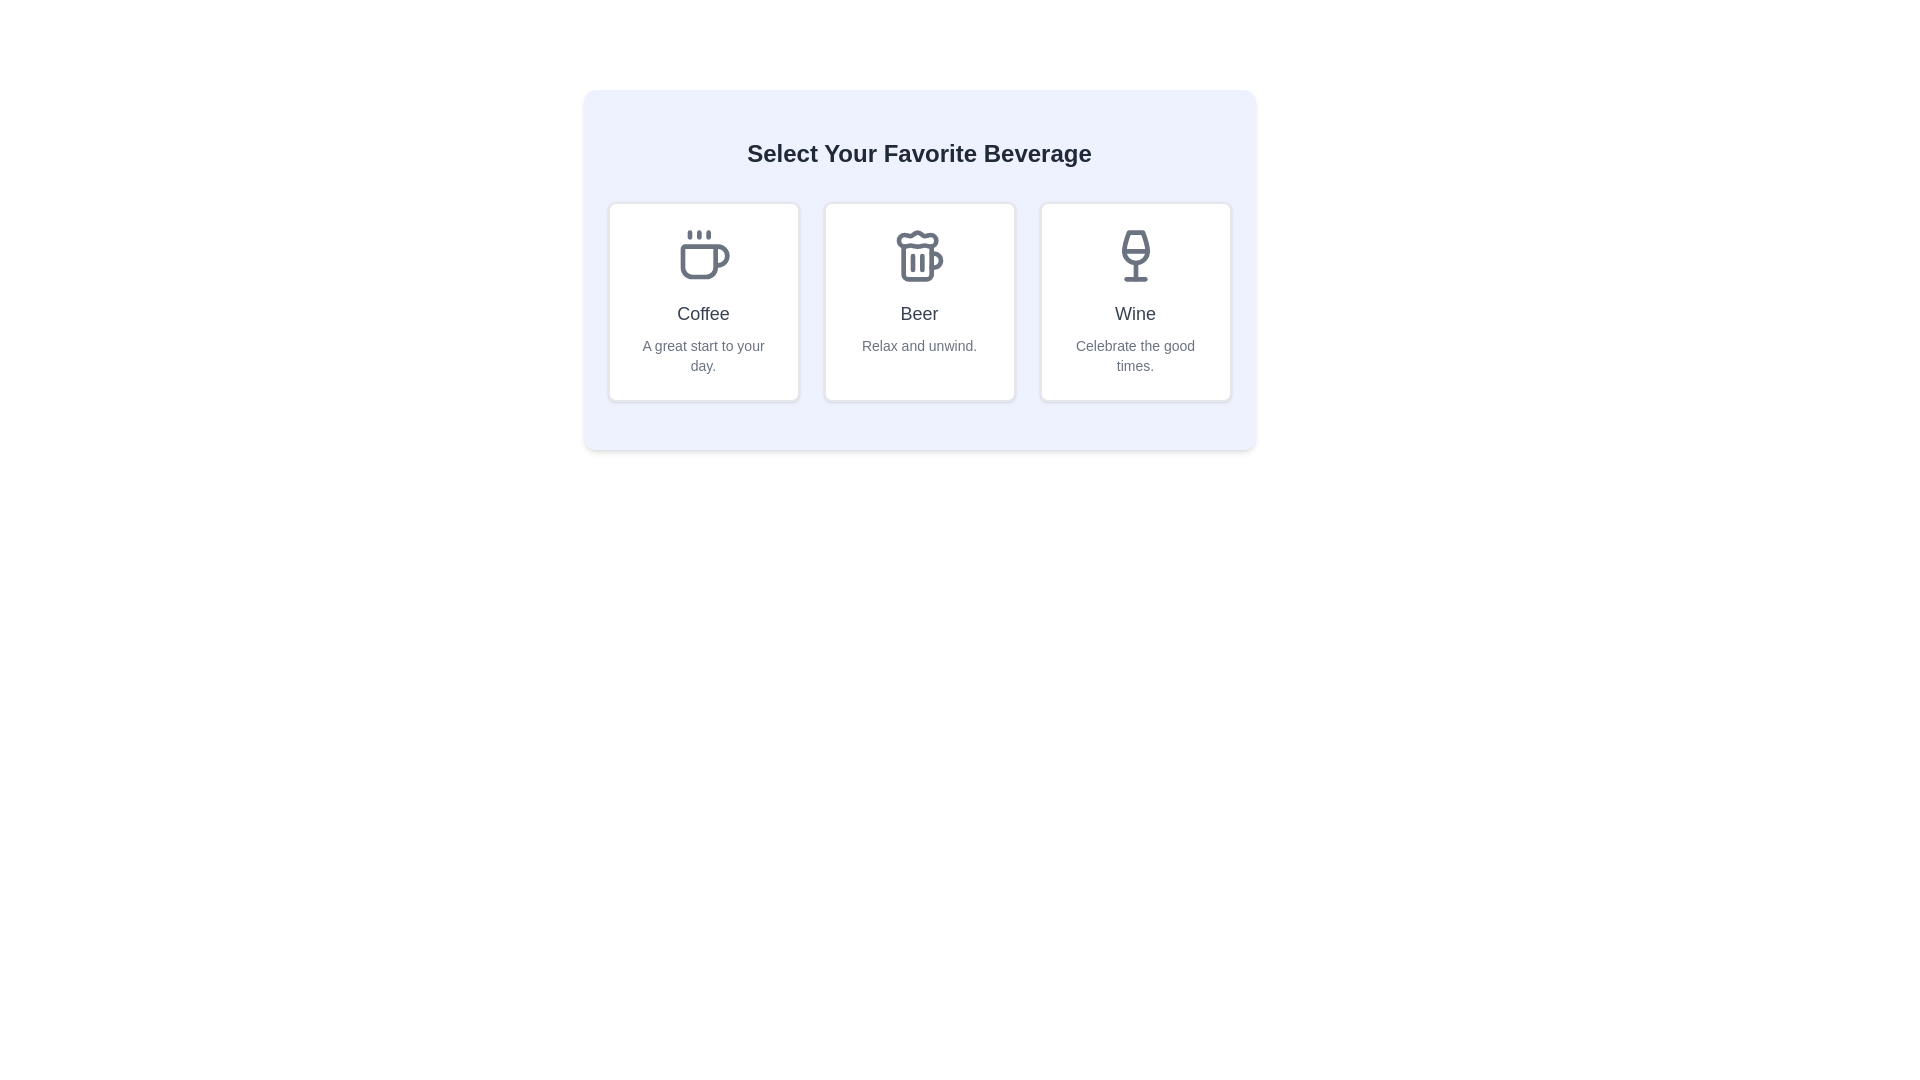 The height and width of the screenshot is (1080, 1920). I want to click on the middle Selectable Card labeled 'Beer', so click(918, 301).